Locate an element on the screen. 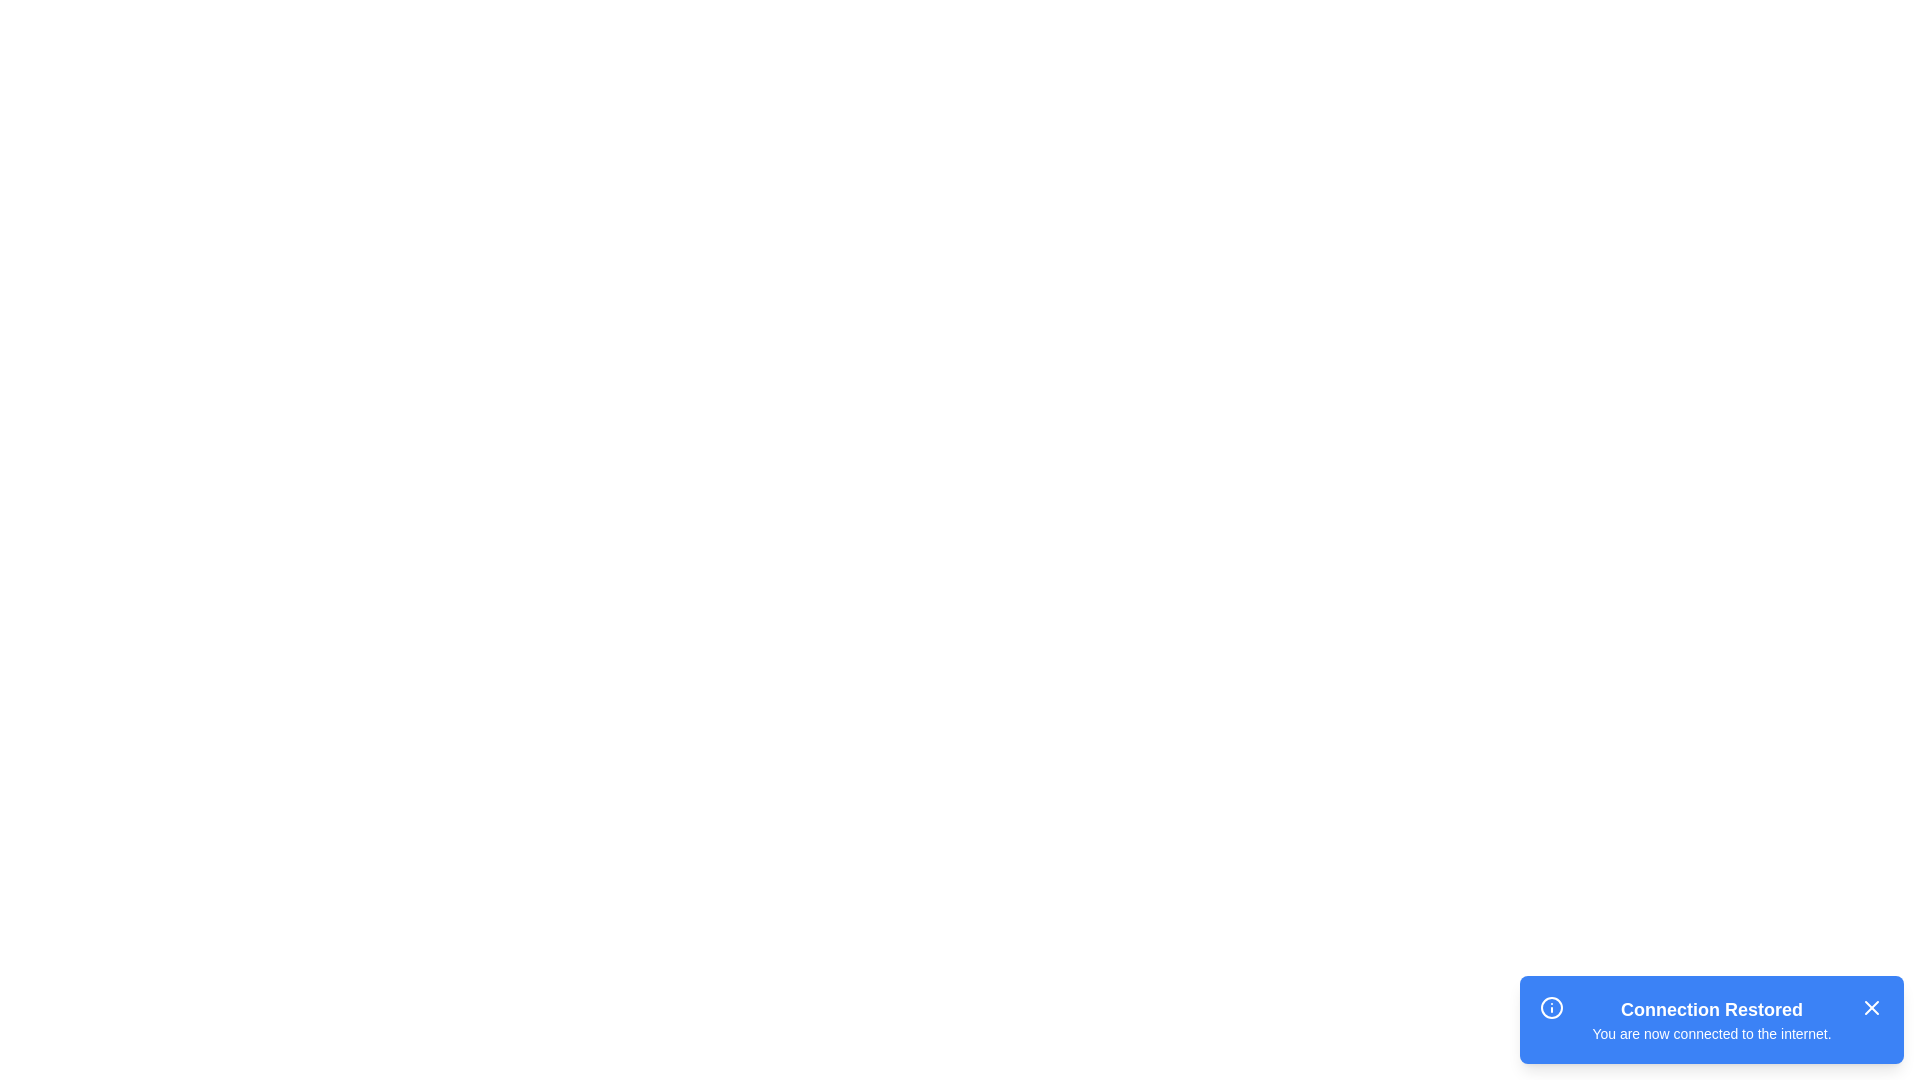 The height and width of the screenshot is (1080, 1920). the 'Connection Restored' text block which displays a notification about internet connectivity, to interact with its surroundings is located at coordinates (1711, 1019).